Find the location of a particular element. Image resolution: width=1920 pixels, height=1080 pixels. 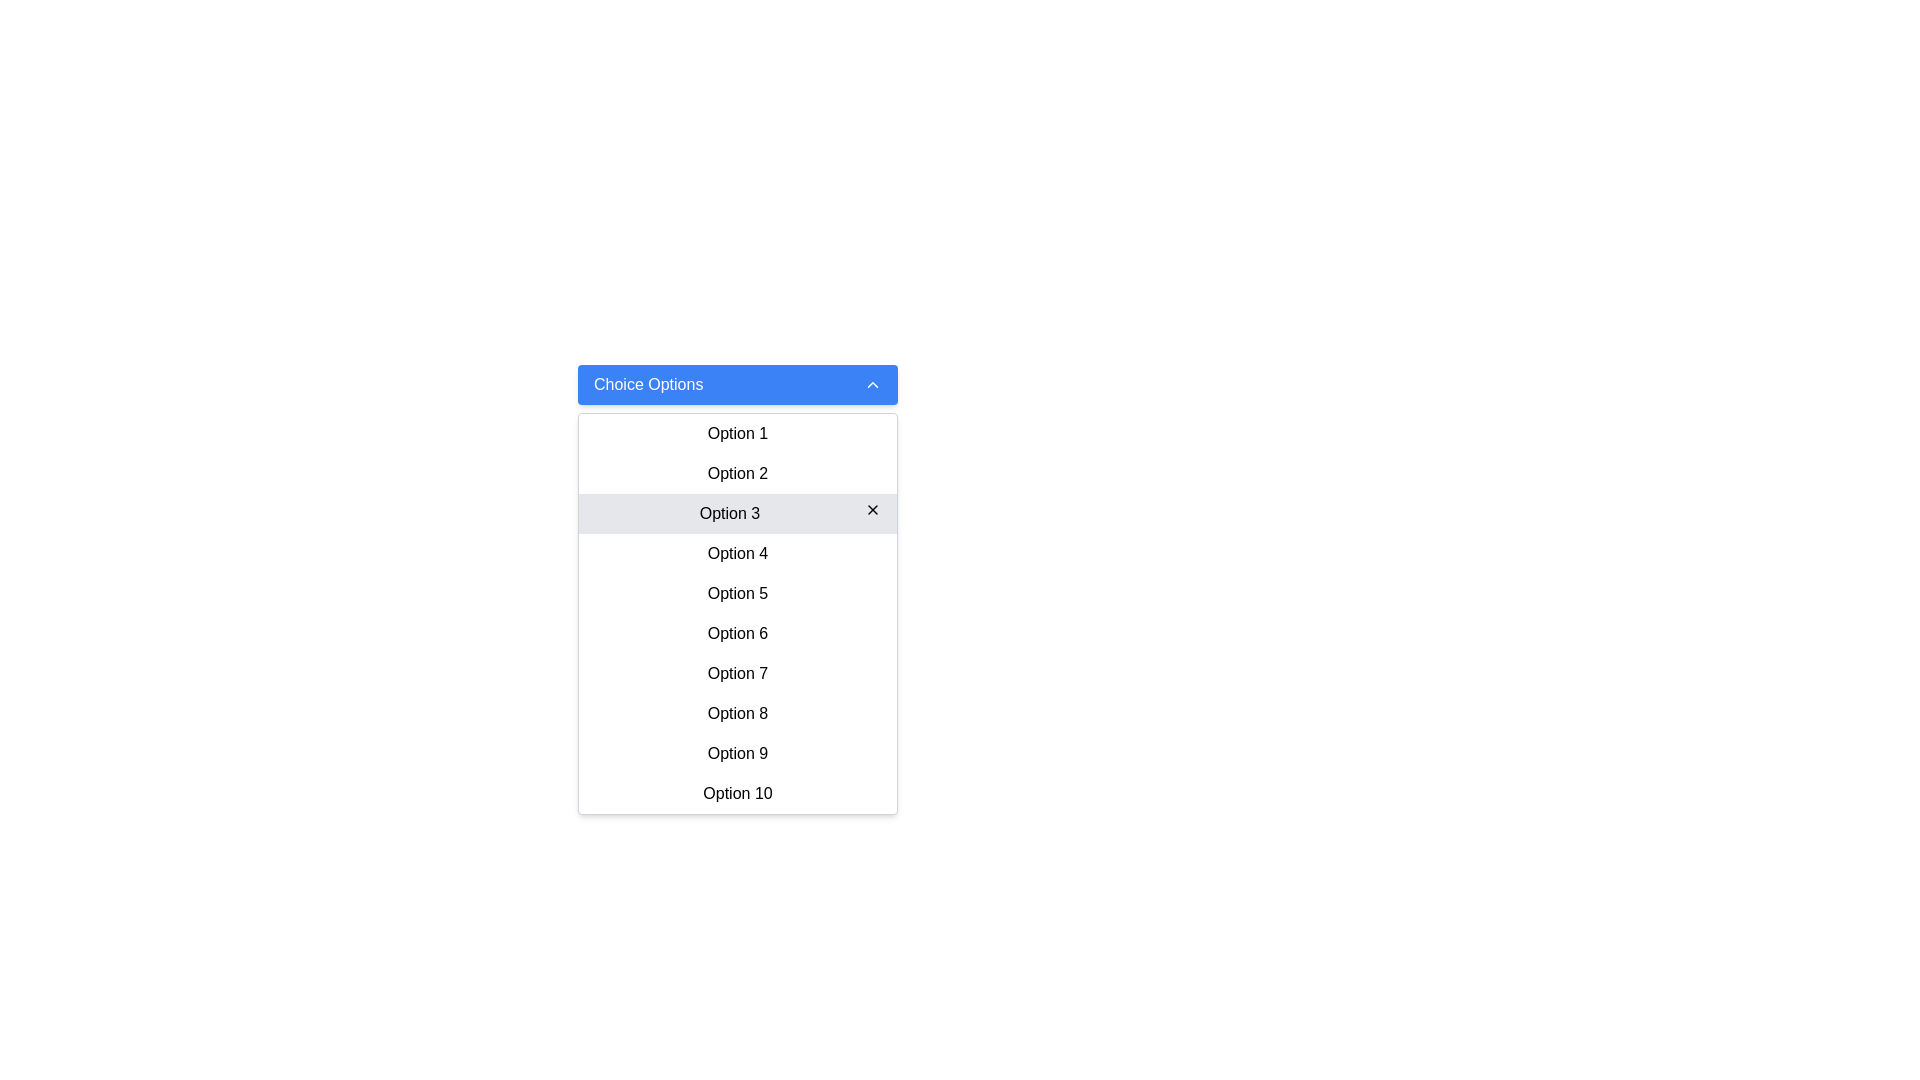

the fifth item in the dropdown list, located beneath 'Option 4' and above 'Option 6' is located at coordinates (737, 592).